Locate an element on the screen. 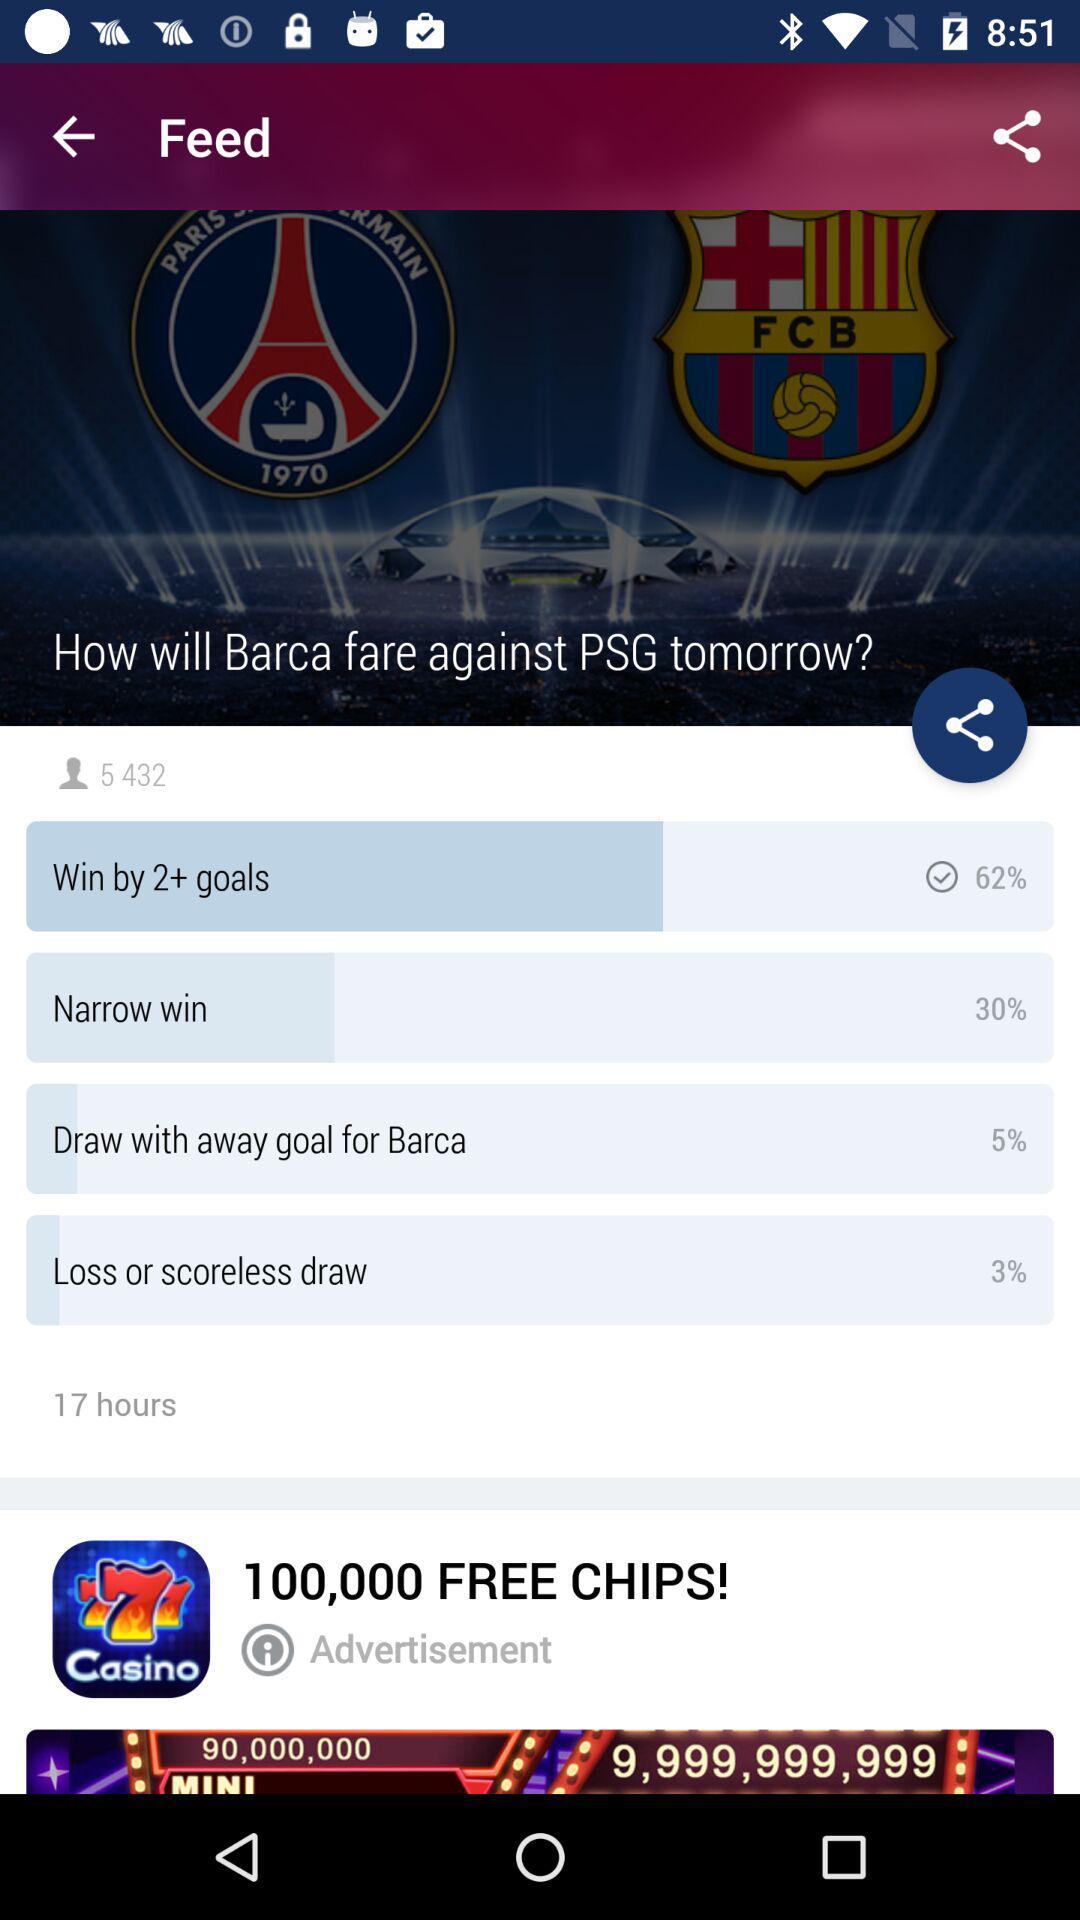 The height and width of the screenshot is (1920, 1080). advertisement is located at coordinates (668, 1648).